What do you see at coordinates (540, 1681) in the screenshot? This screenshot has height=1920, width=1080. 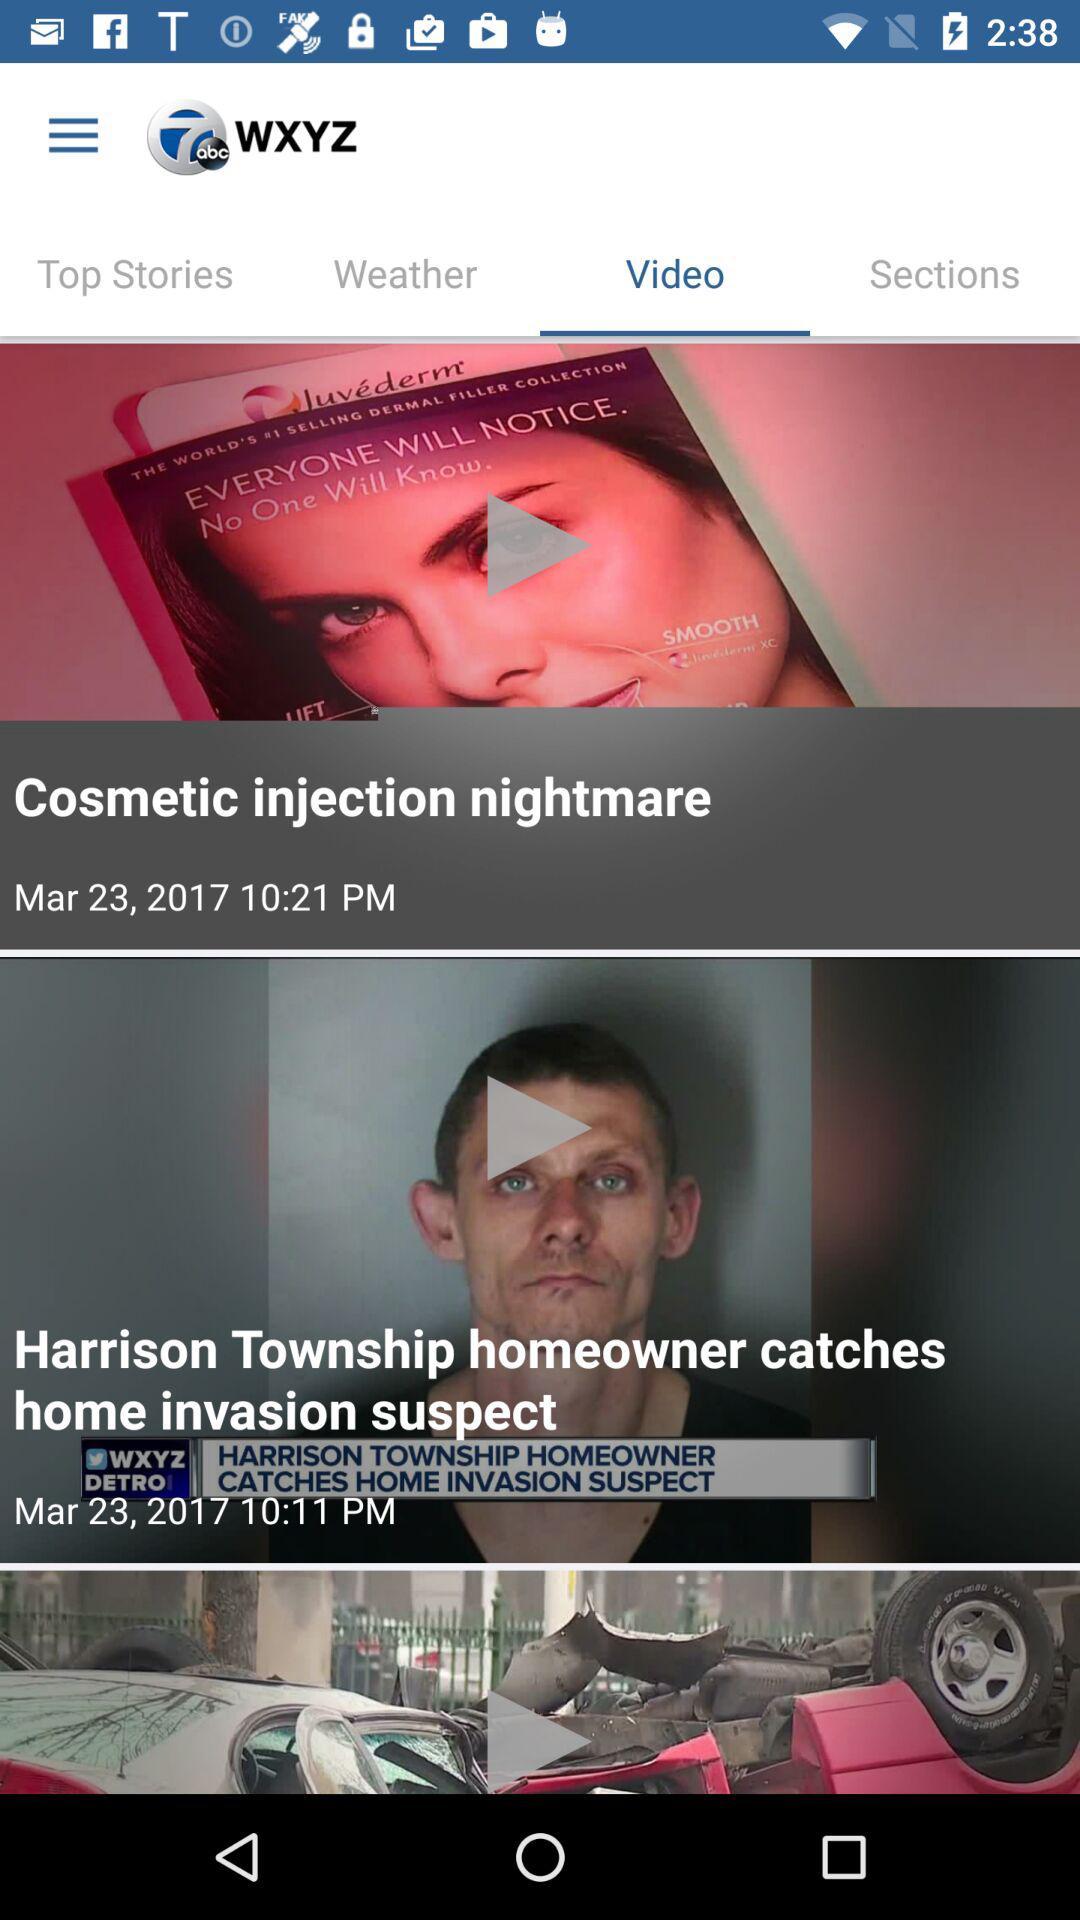 I see `image` at bounding box center [540, 1681].